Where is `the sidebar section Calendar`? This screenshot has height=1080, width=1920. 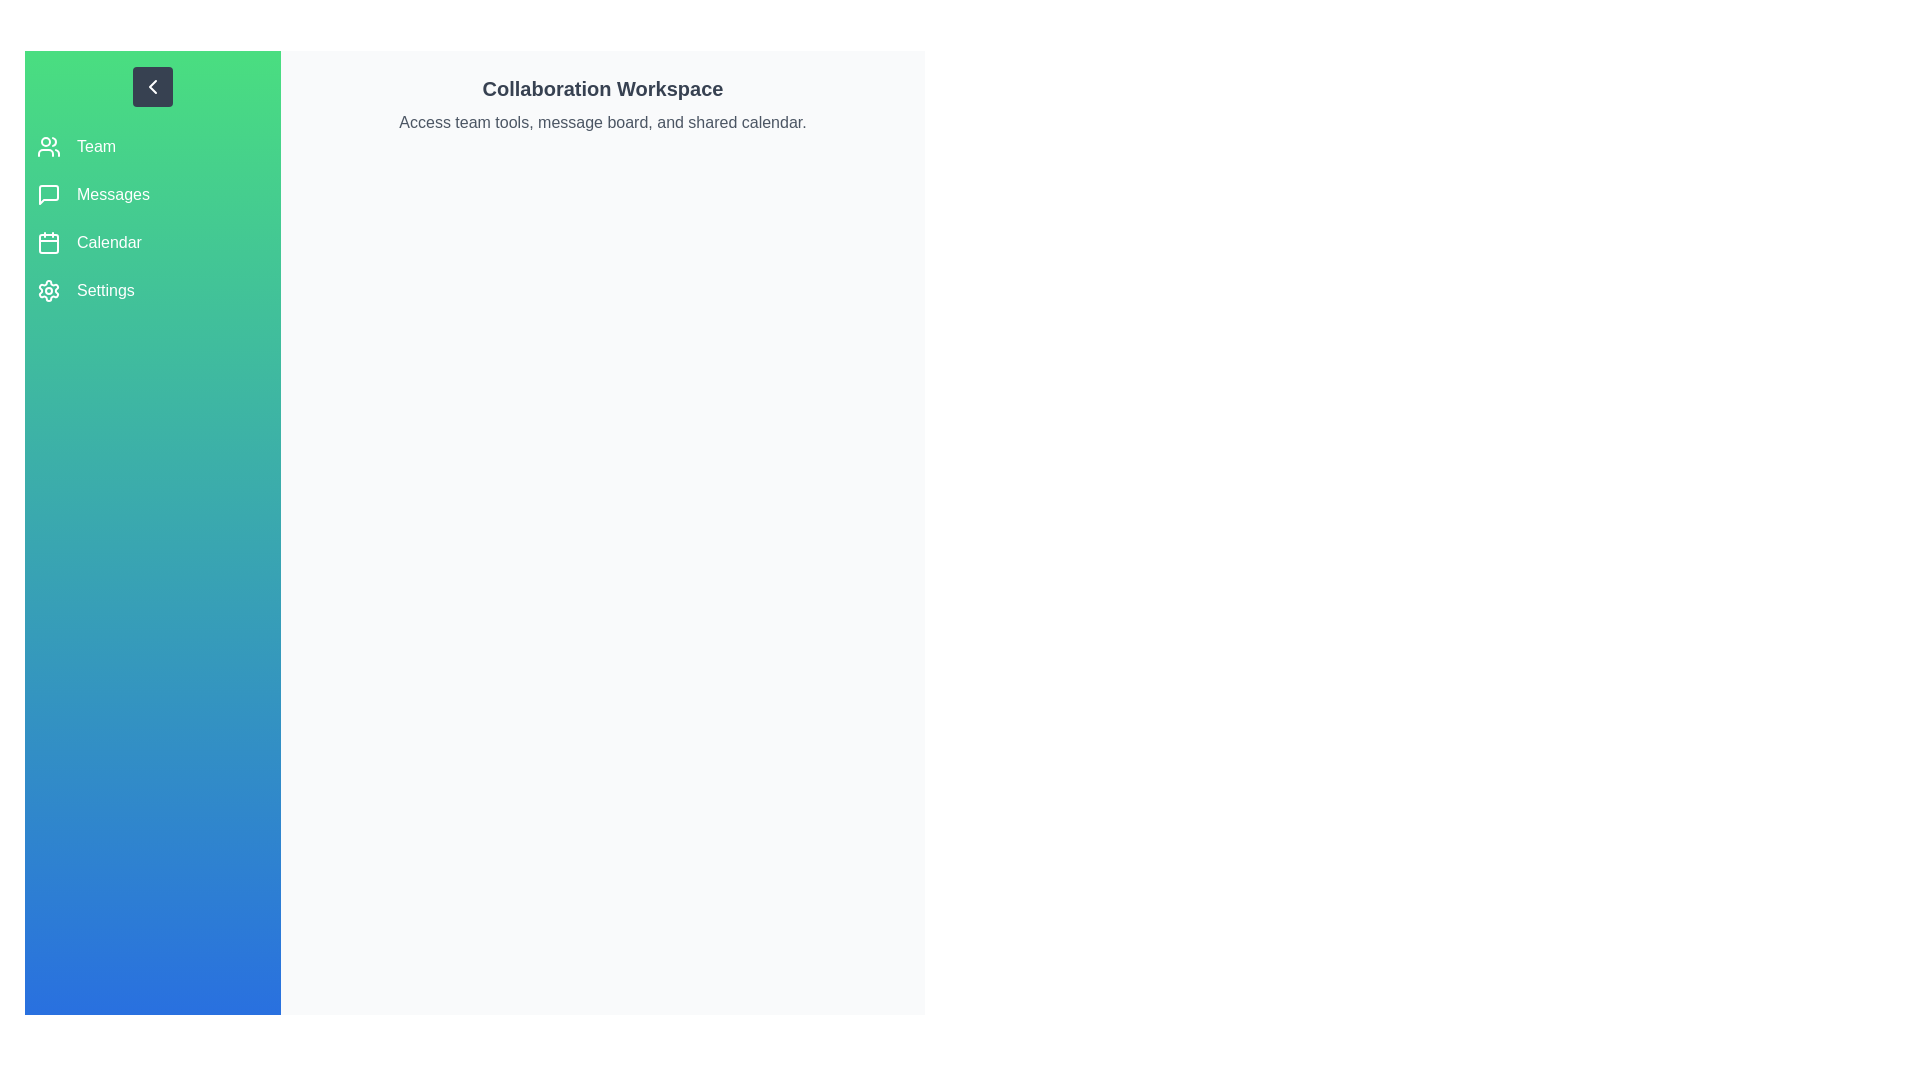 the sidebar section Calendar is located at coordinates (152, 242).